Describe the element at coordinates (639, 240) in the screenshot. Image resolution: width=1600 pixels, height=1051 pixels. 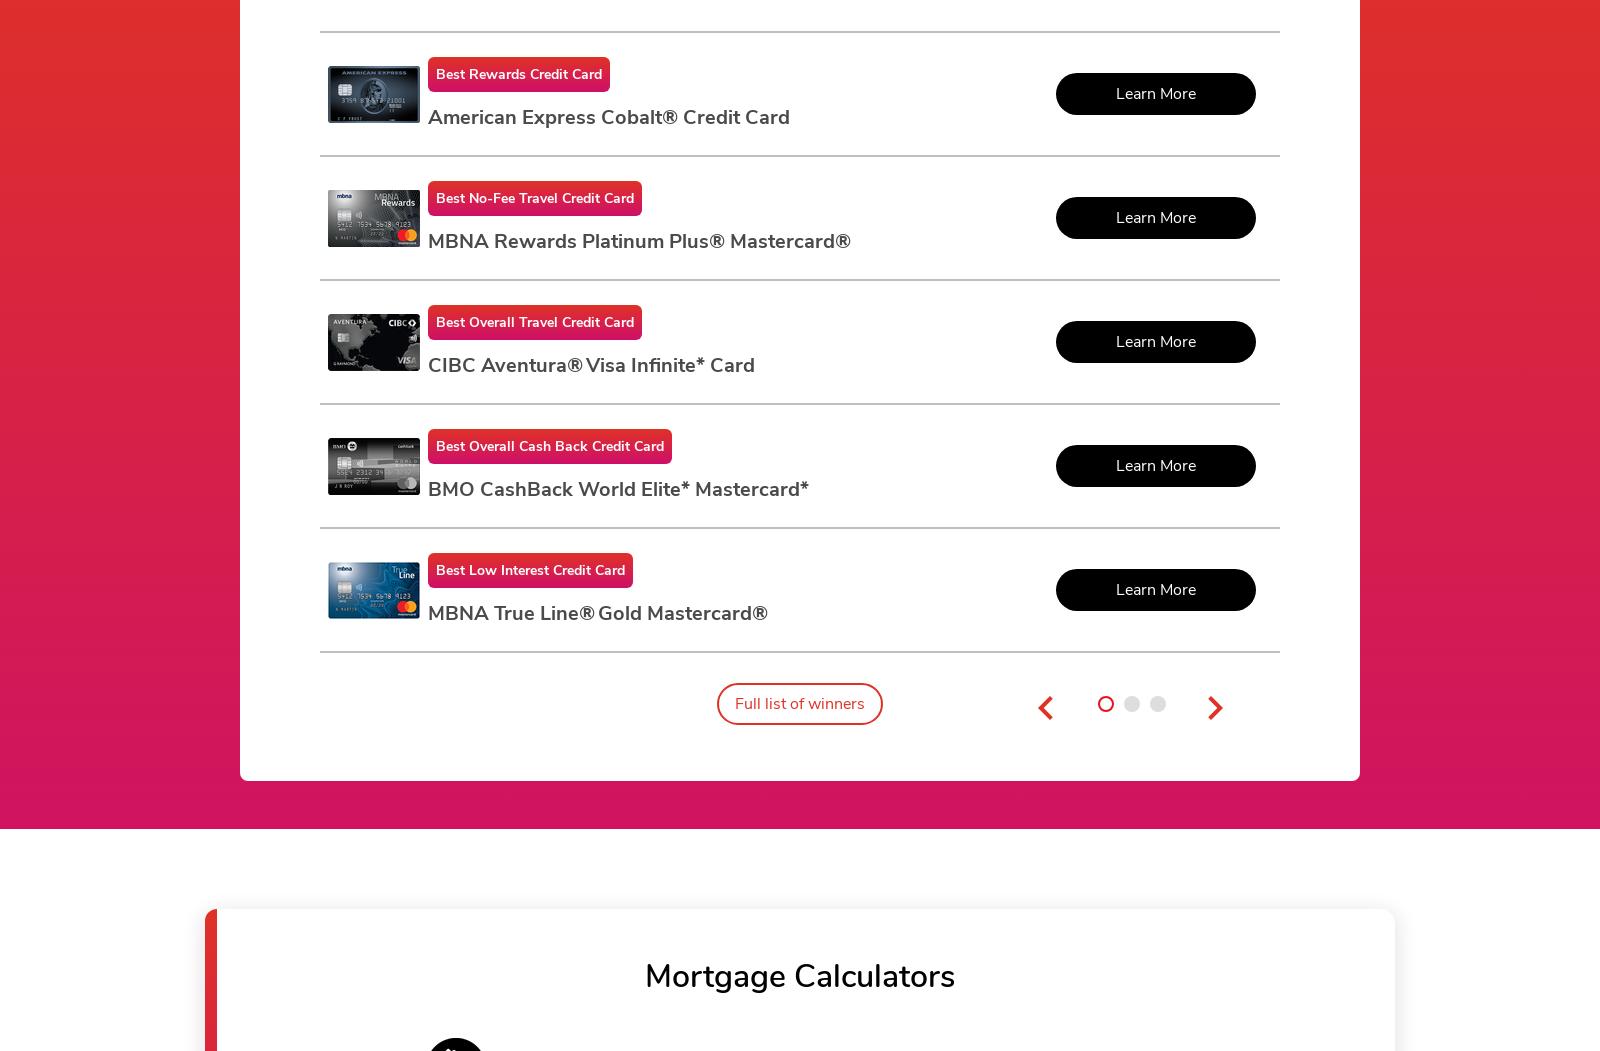
I see `'MBNA Rewards Platinum Plus® Mastercard®'` at that location.